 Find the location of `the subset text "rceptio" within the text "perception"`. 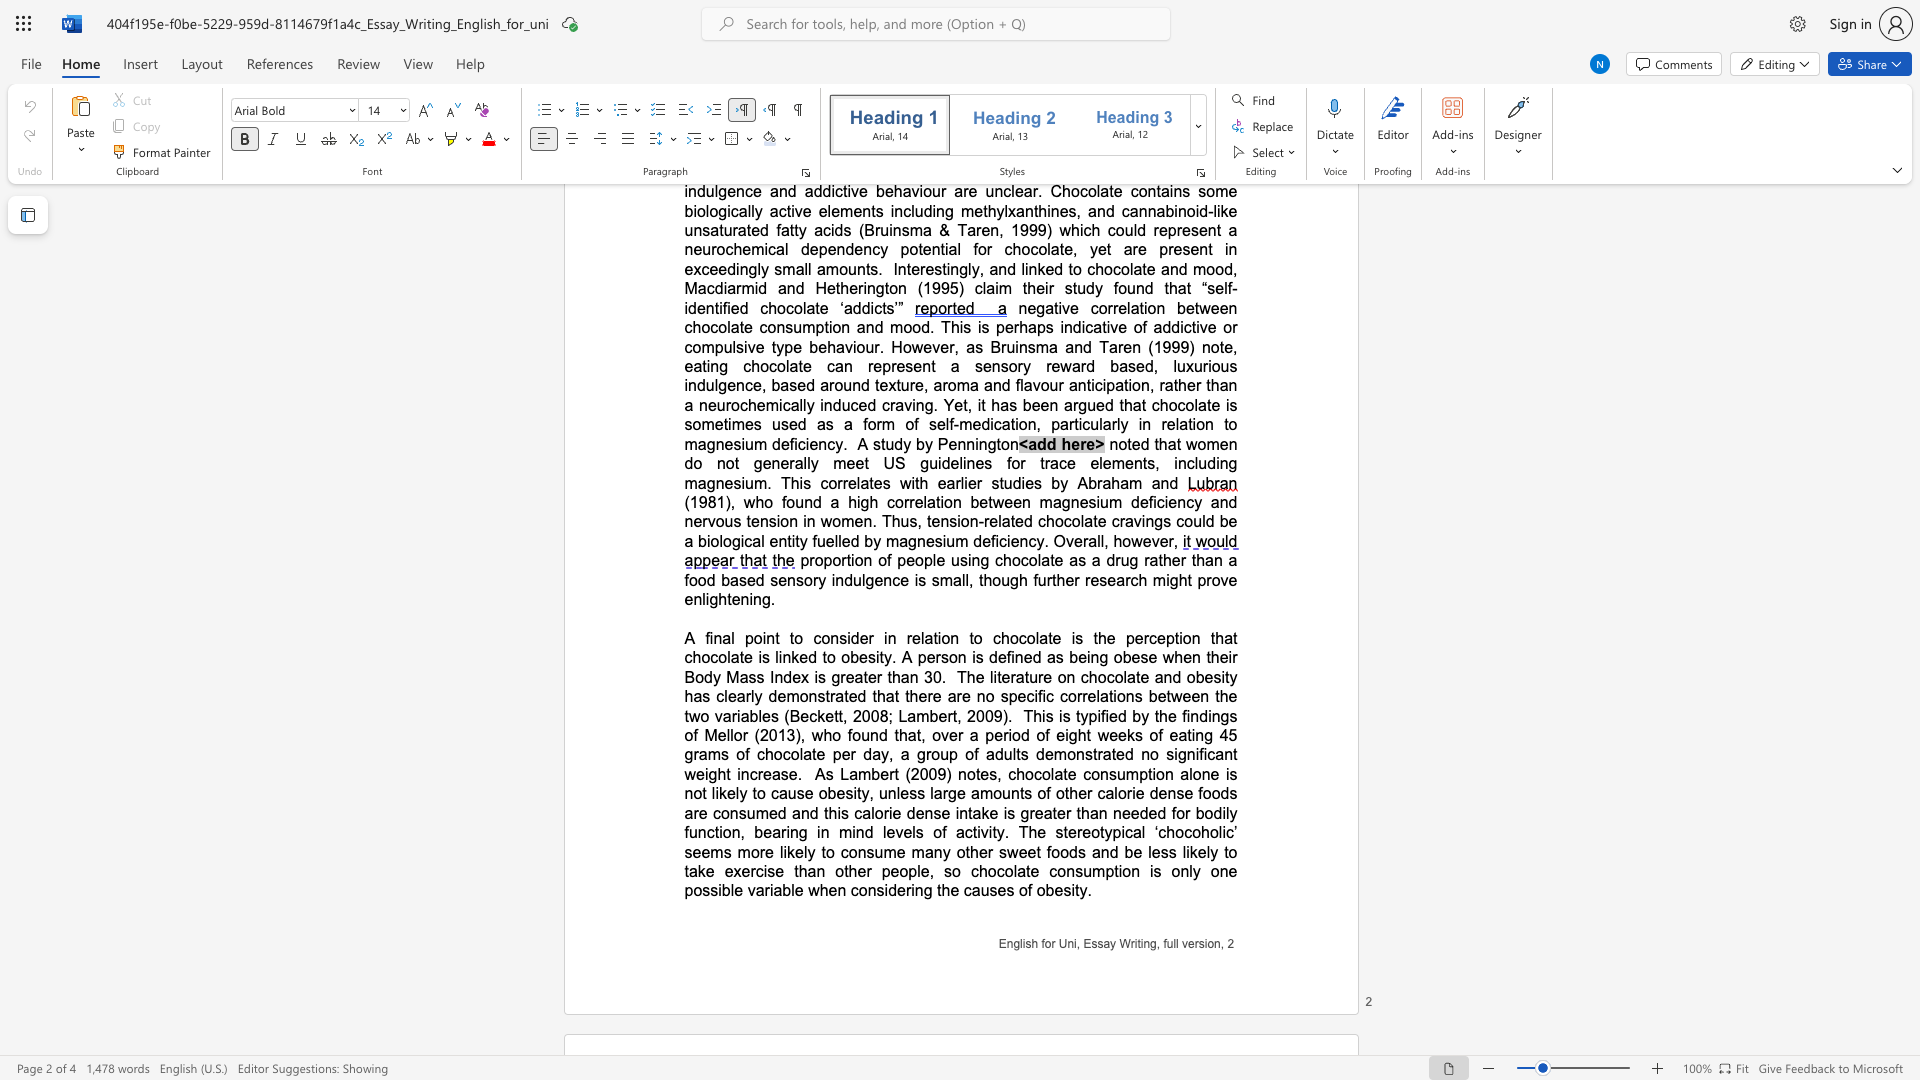

the subset text "rceptio" within the text "perception" is located at coordinates (1143, 638).